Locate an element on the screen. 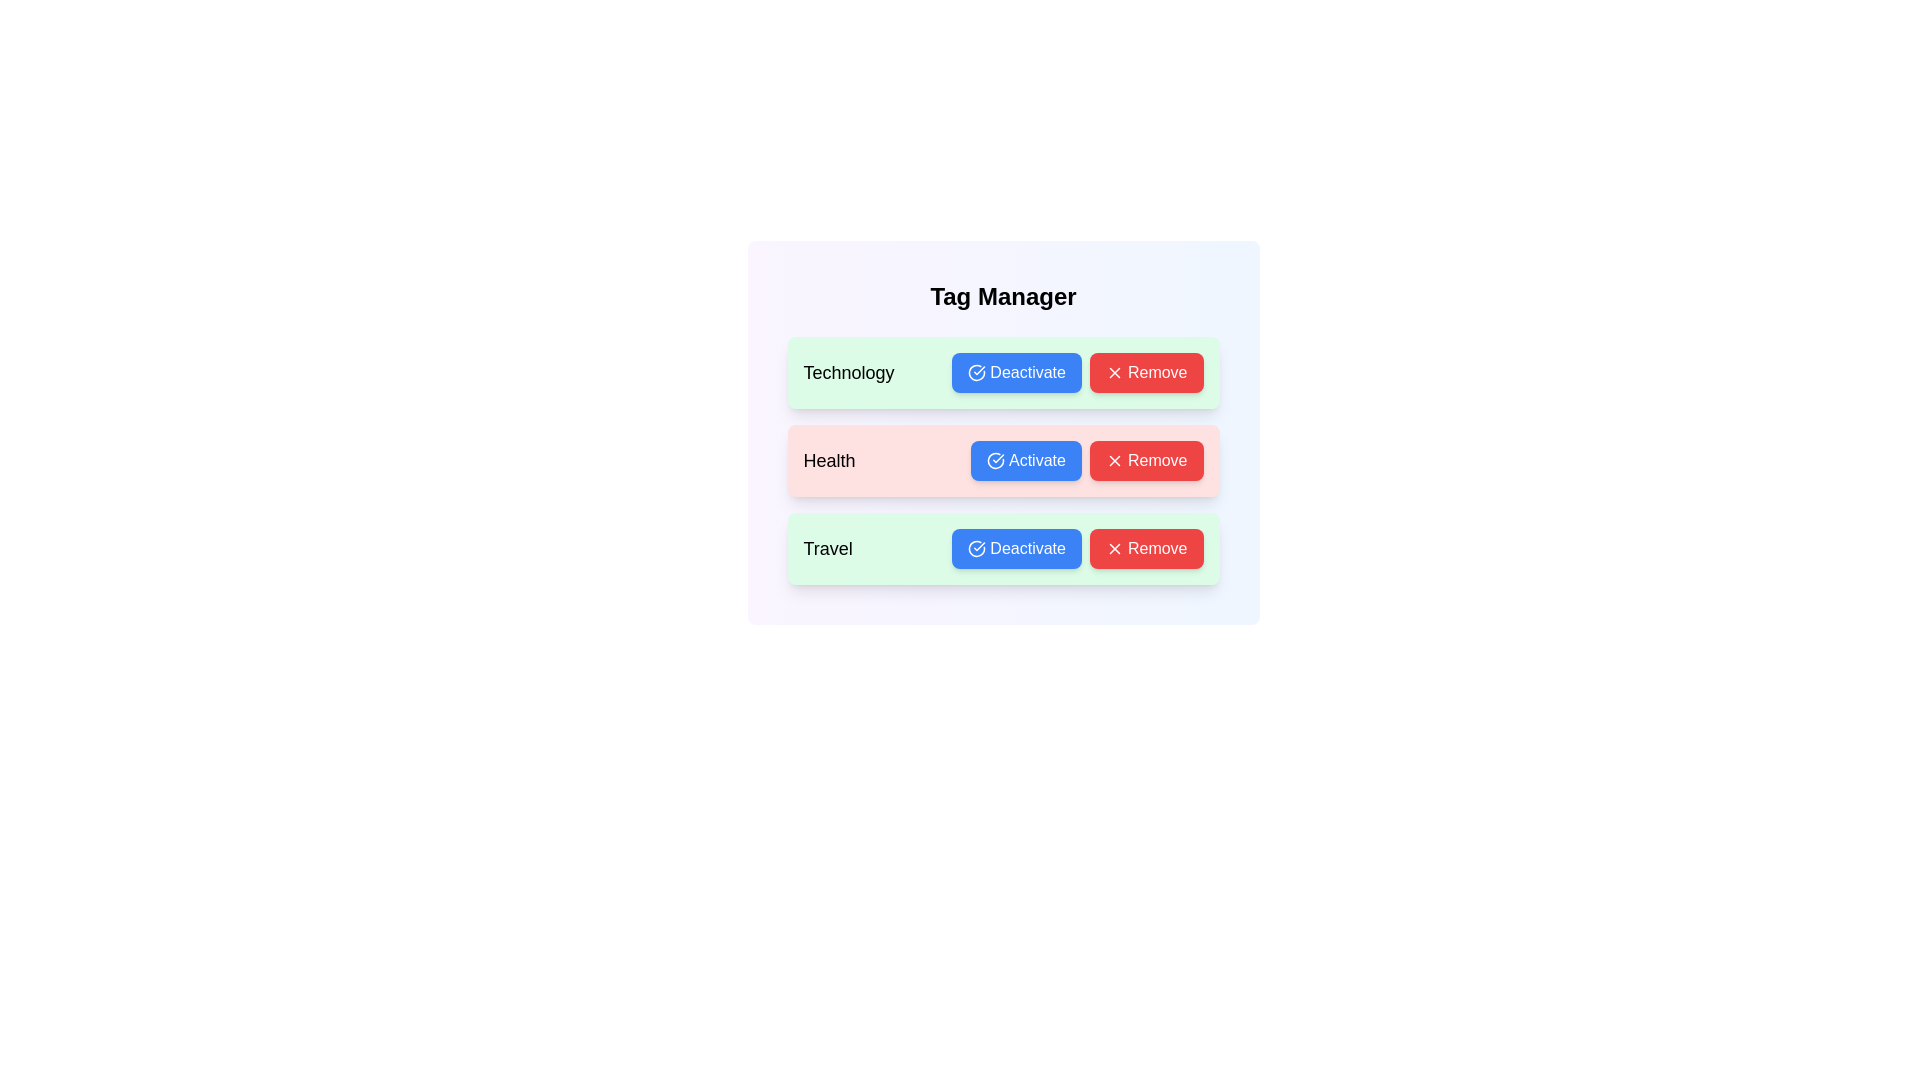 The height and width of the screenshot is (1080, 1920). the tag with name Travel is located at coordinates (1017, 548).